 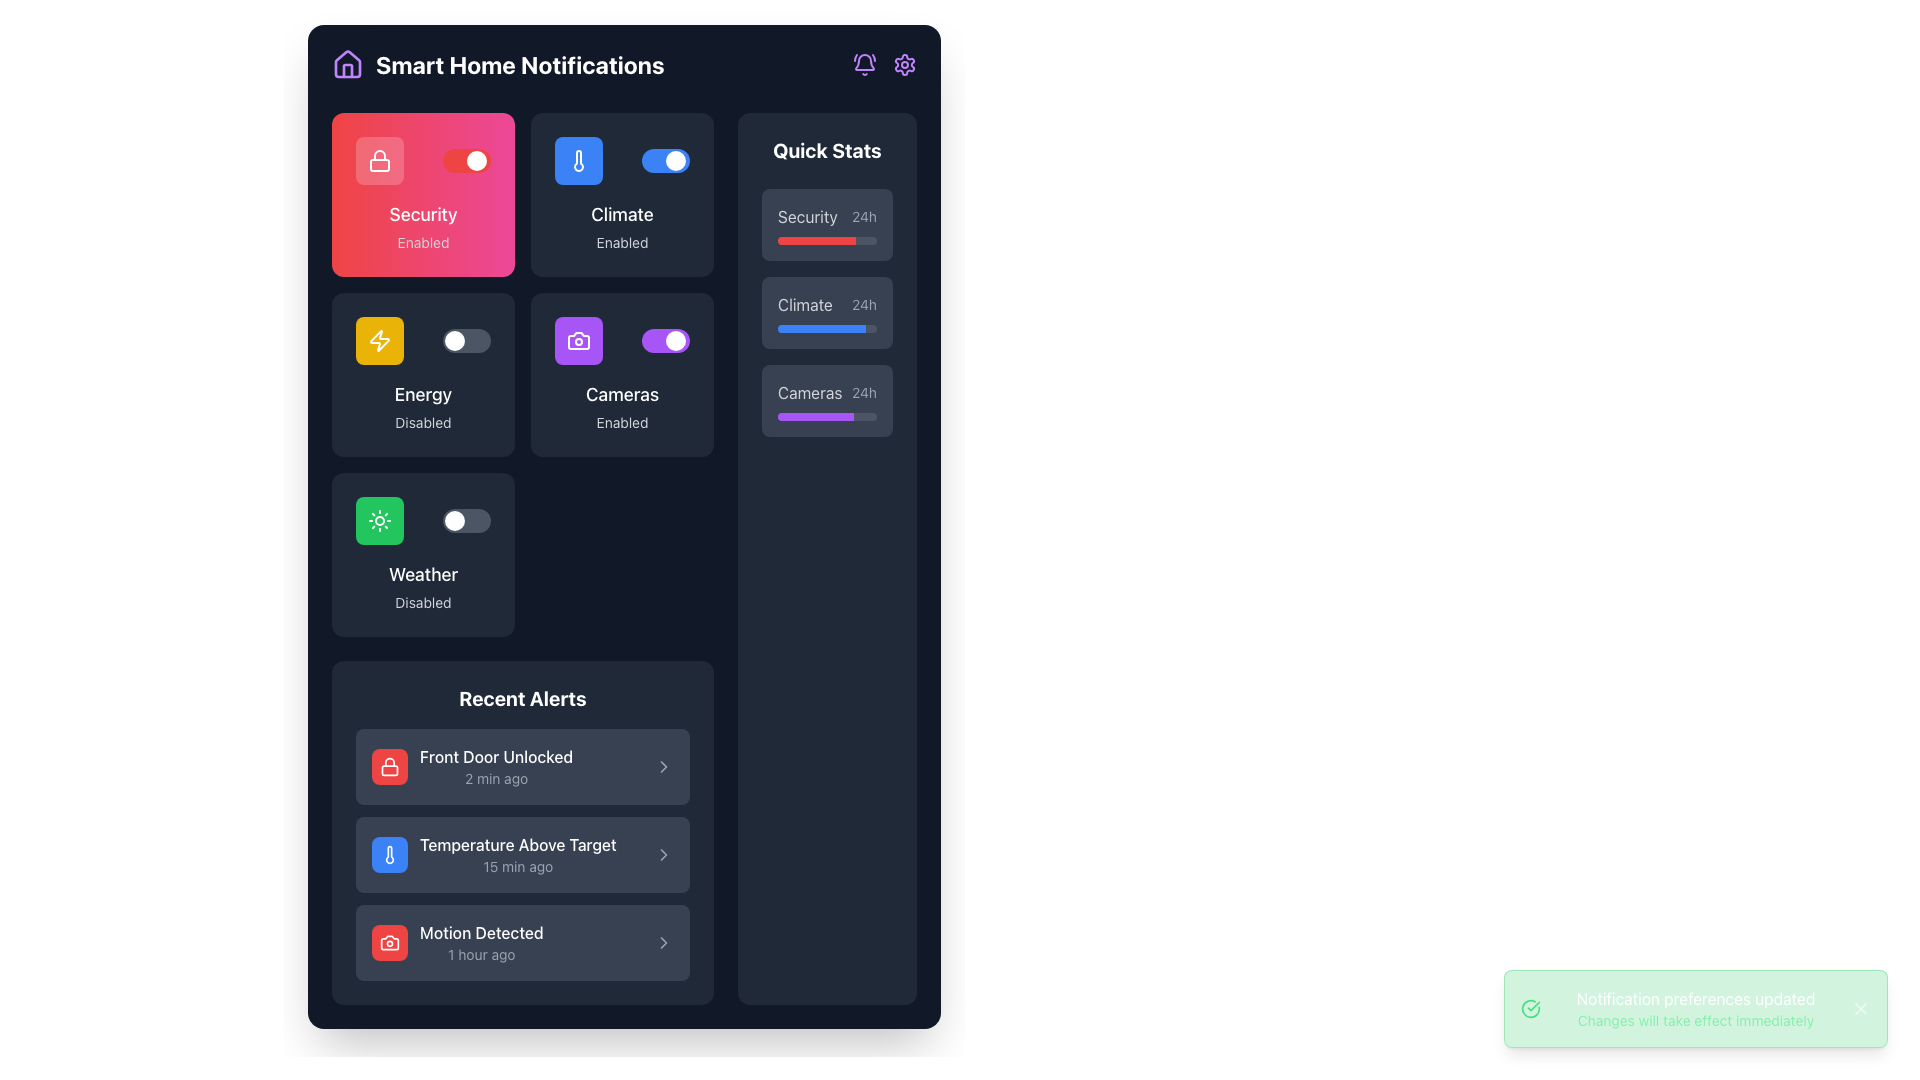 What do you see at coordinates (518, 855) in the screenshot?
I see `the 'Temperature Above Target' alert in the Recent Alerts section` at bounding box center [518, 855].